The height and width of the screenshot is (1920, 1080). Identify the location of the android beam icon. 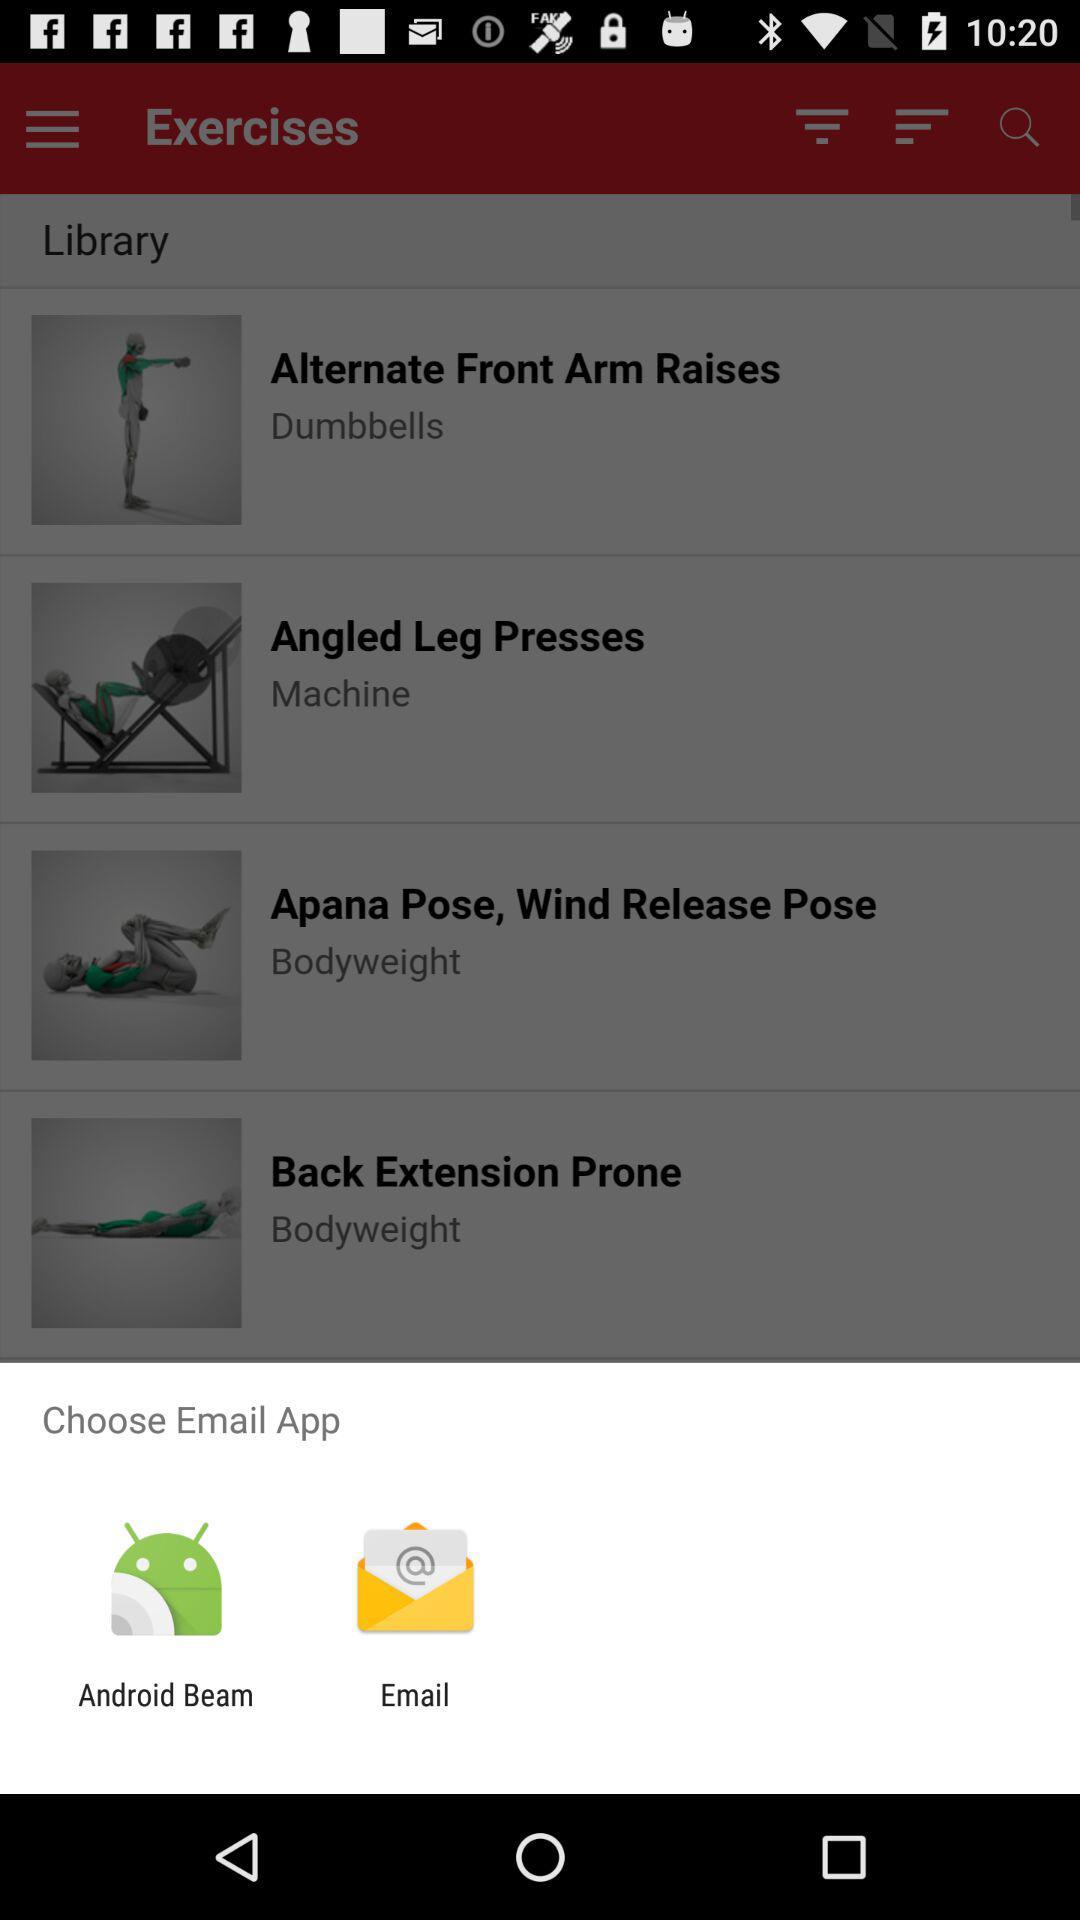
(165, 1711).